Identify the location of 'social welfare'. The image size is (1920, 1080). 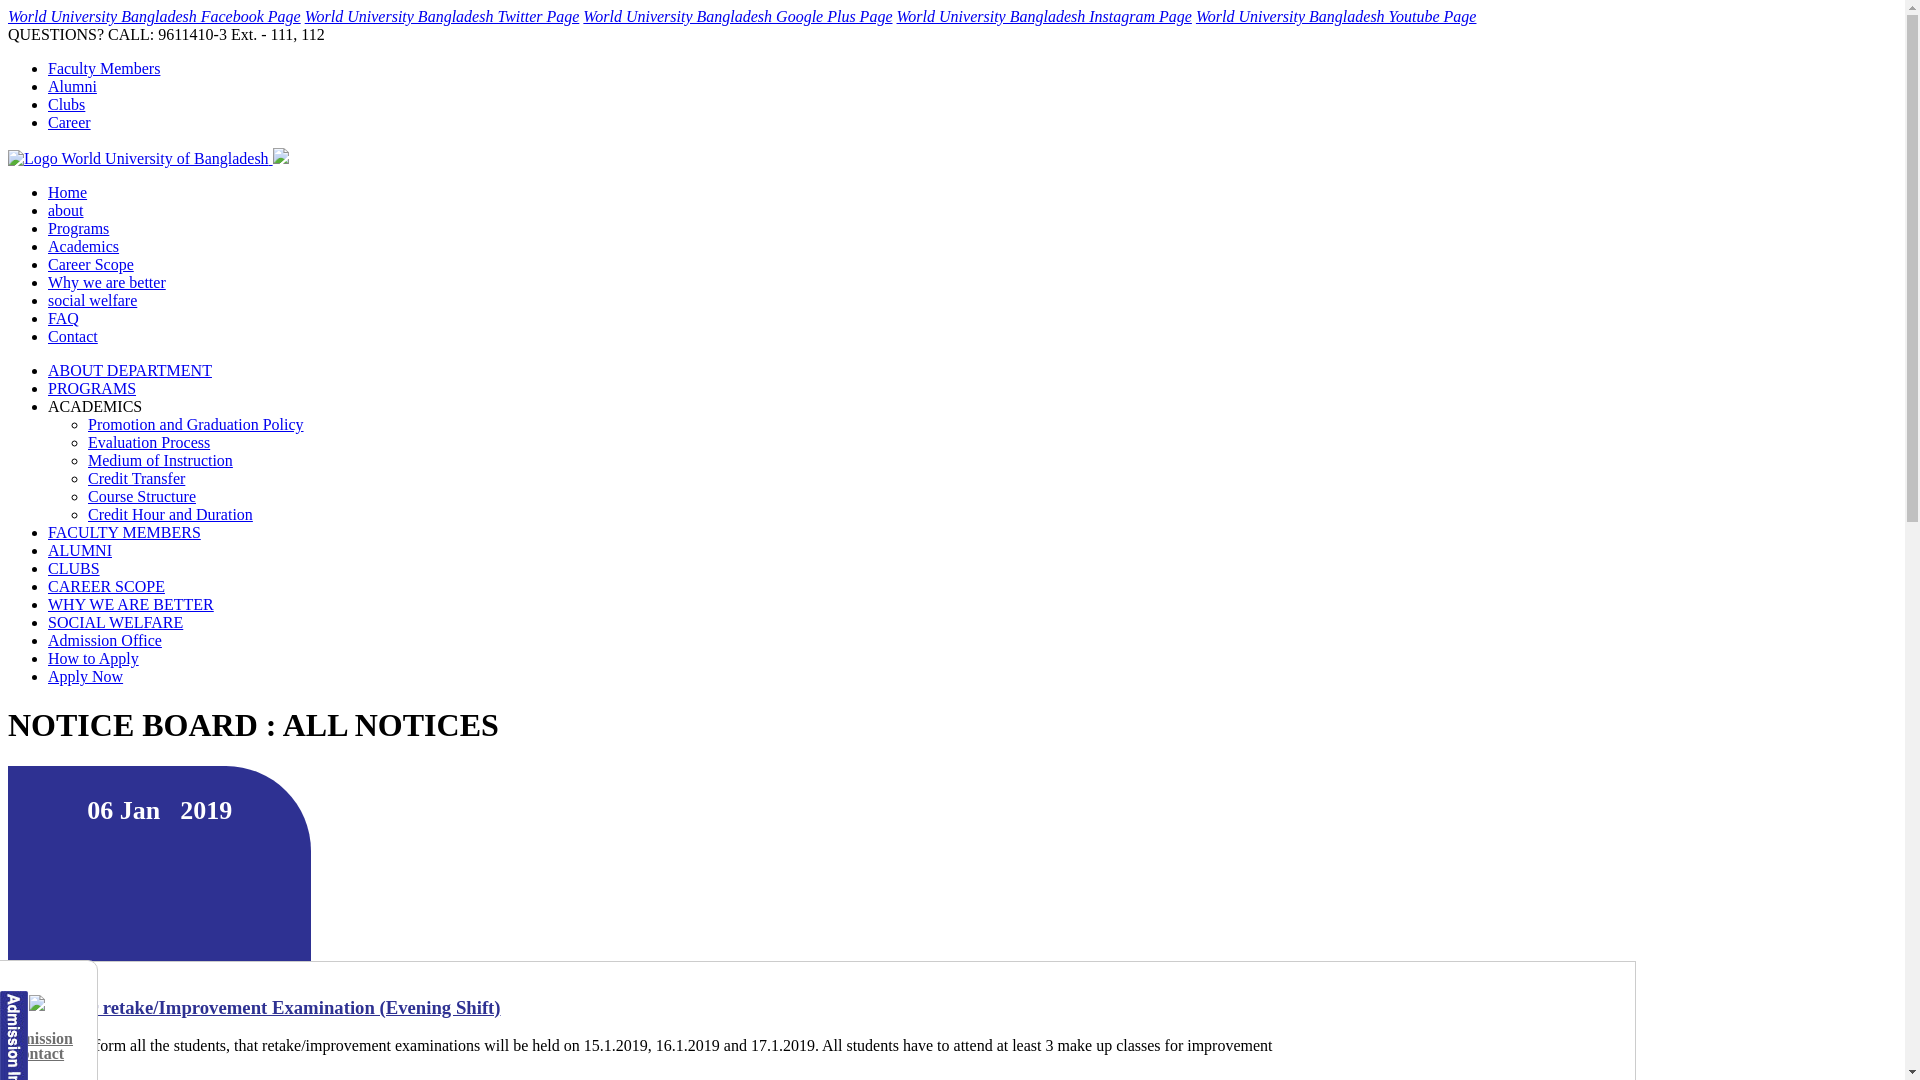
(91, 300).